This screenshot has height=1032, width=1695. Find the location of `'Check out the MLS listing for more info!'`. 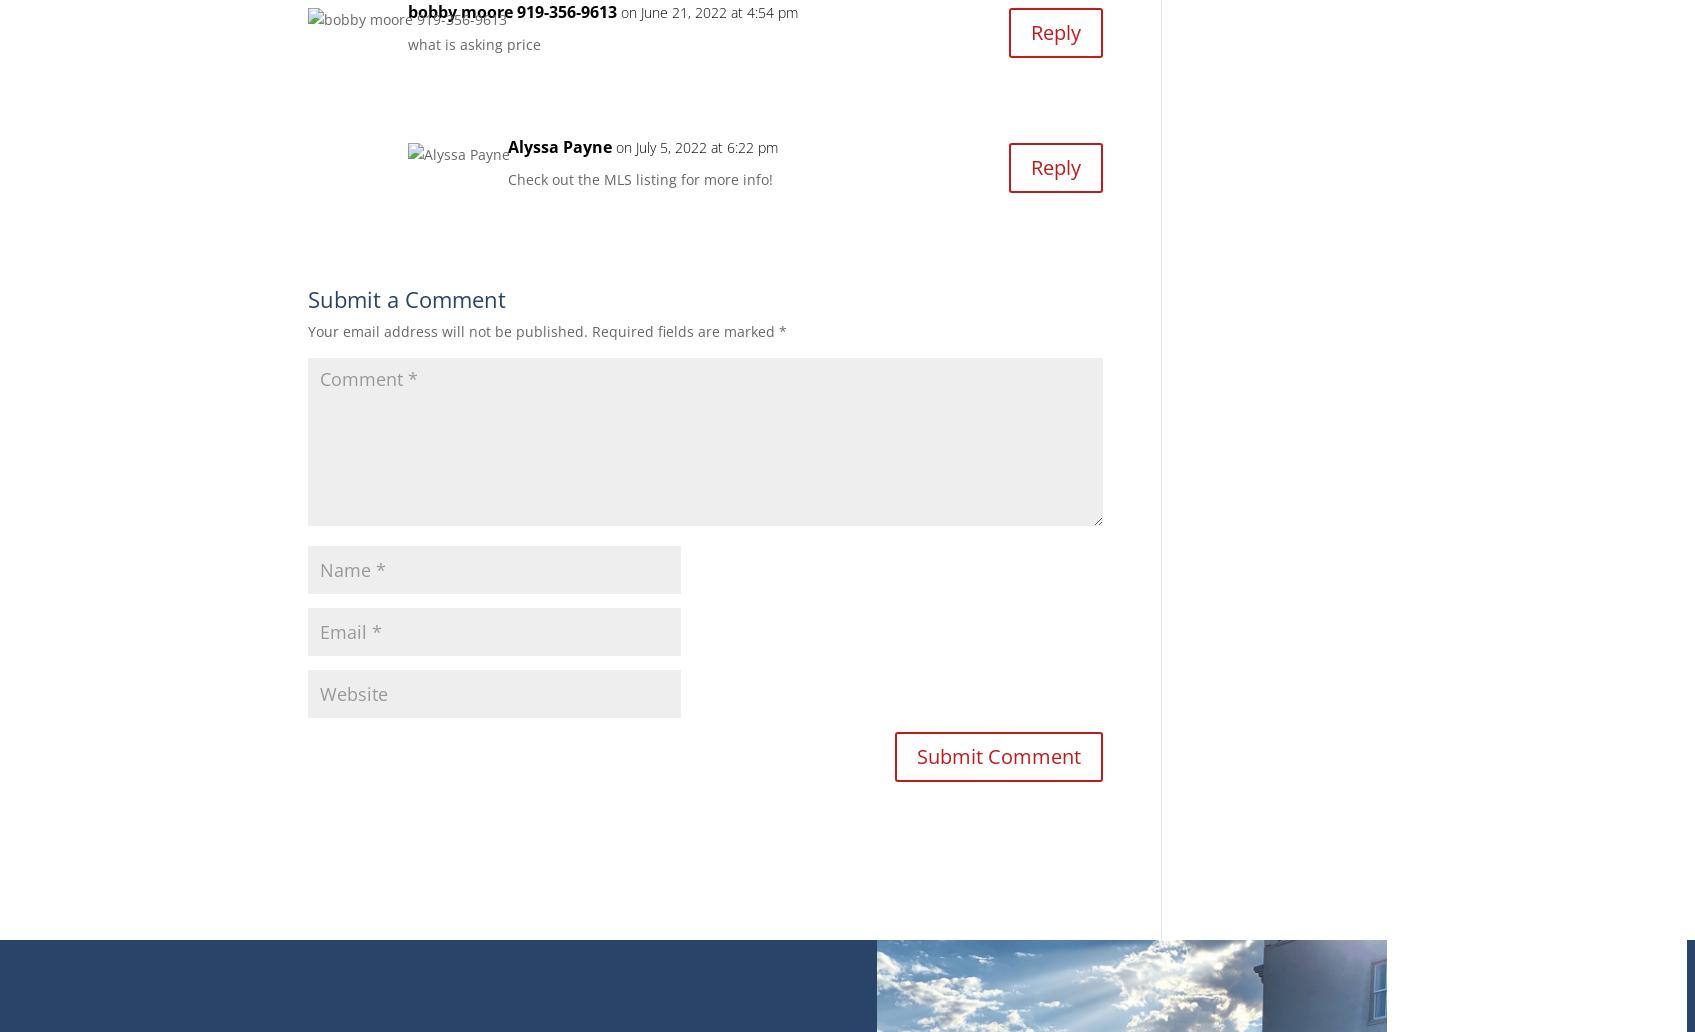

'Check out the MLS listing for more info!' is located at coordinates (638, 177).